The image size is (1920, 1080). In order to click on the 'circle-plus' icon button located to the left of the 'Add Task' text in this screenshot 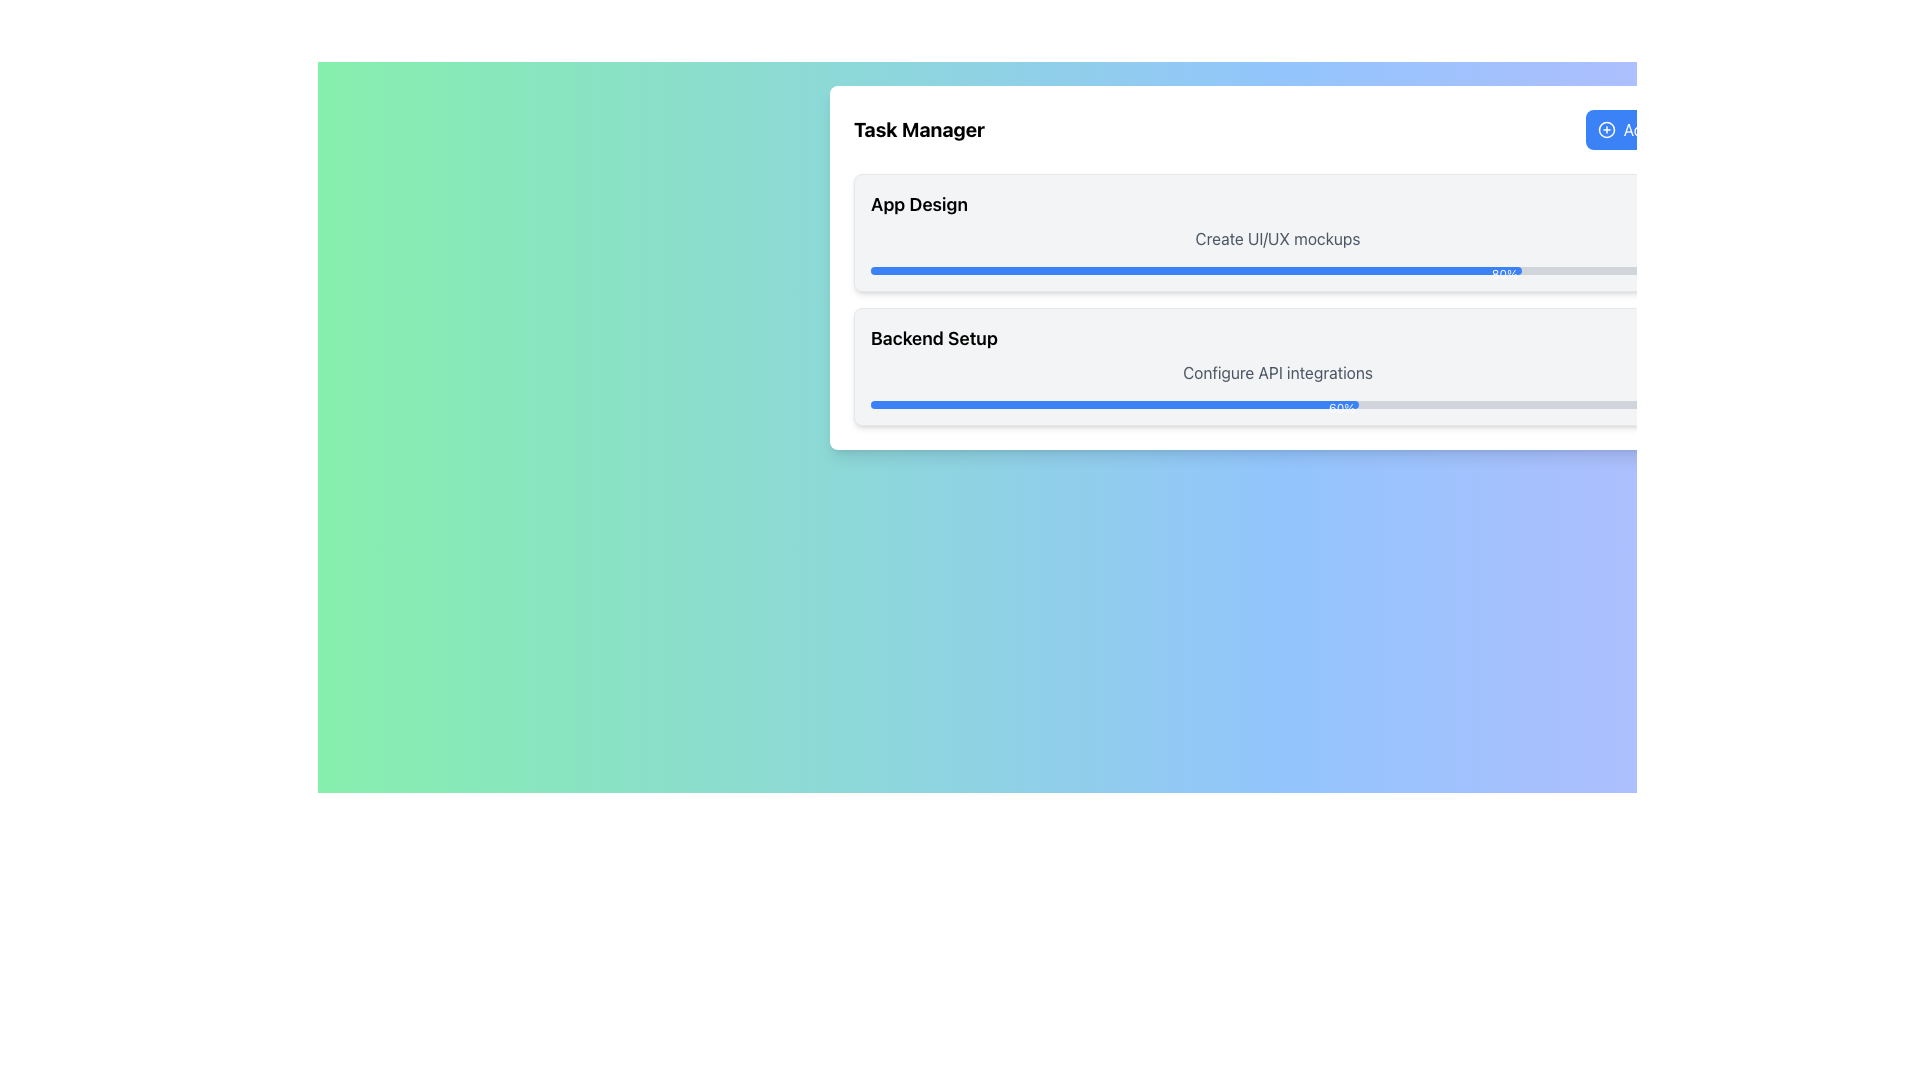, I will do `click(1606, 130)`.